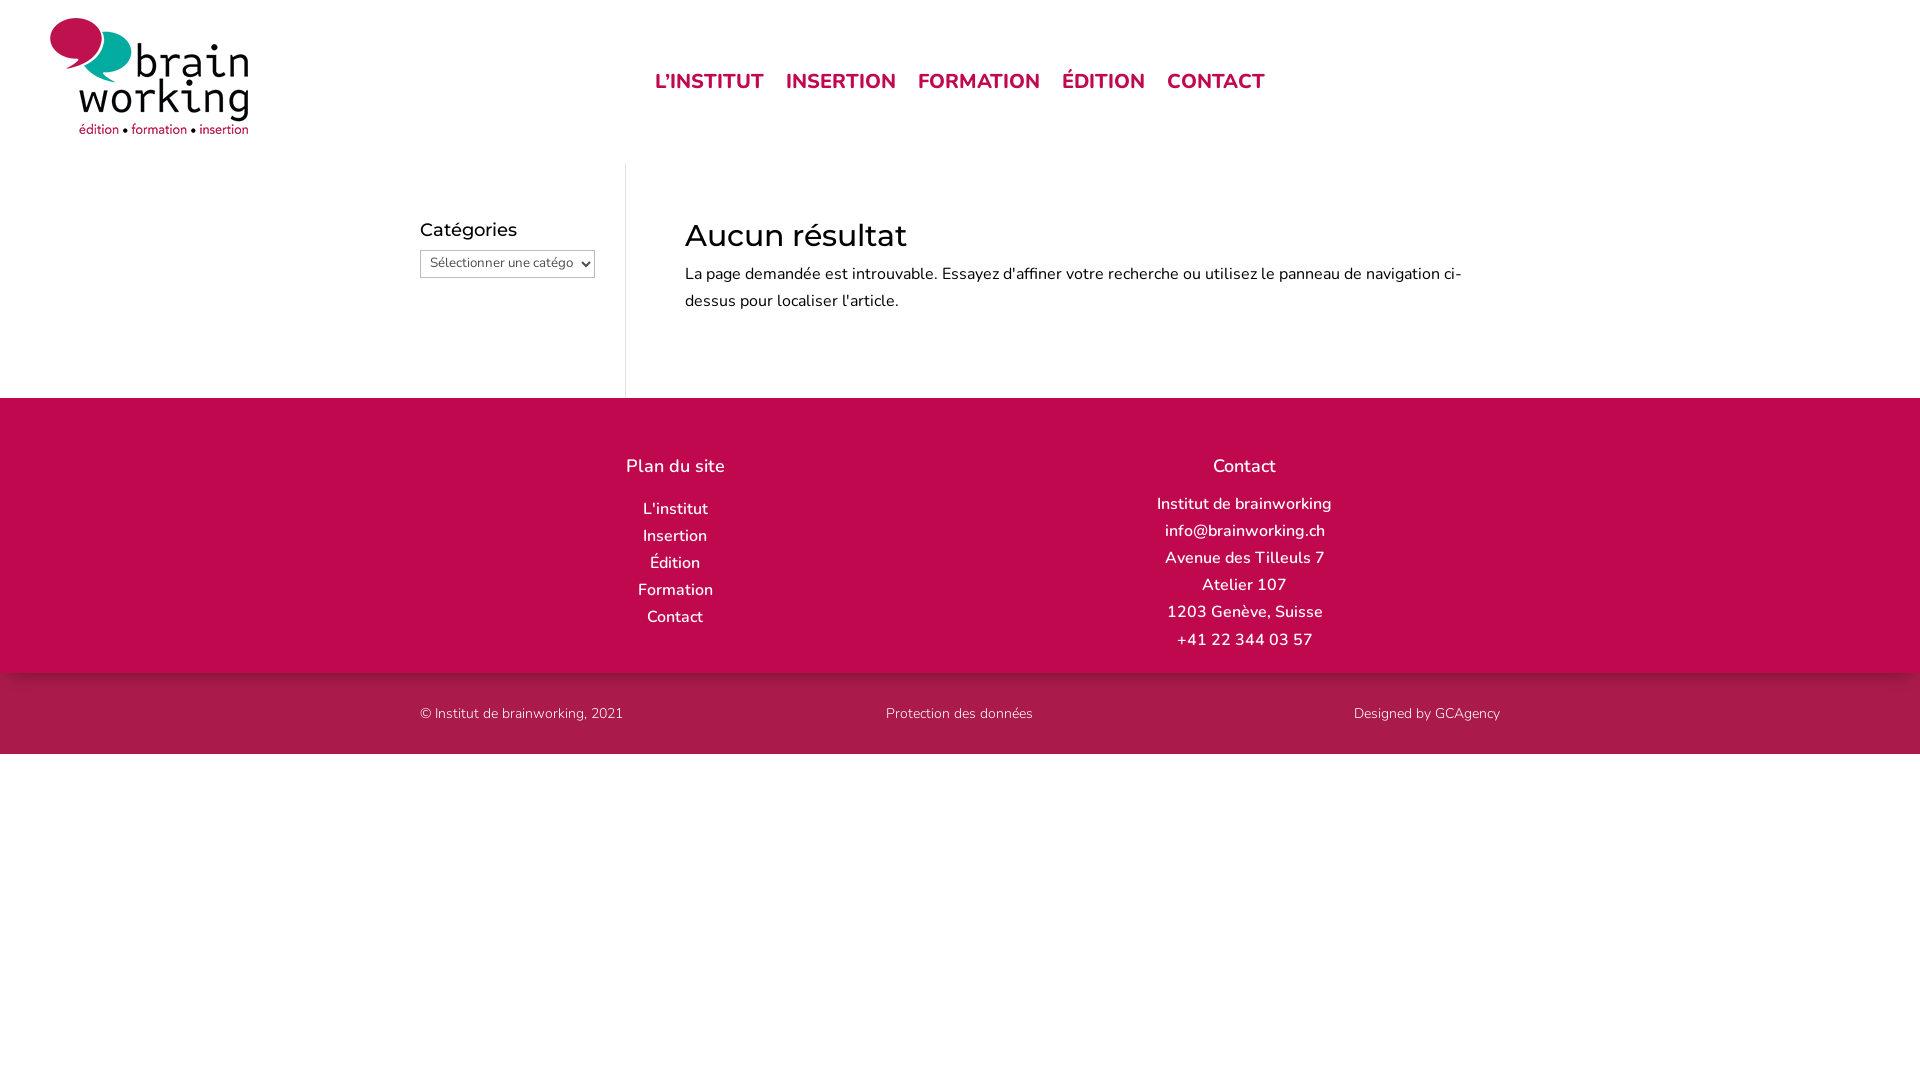  I want to click on 'Formation', so click(675, 589).